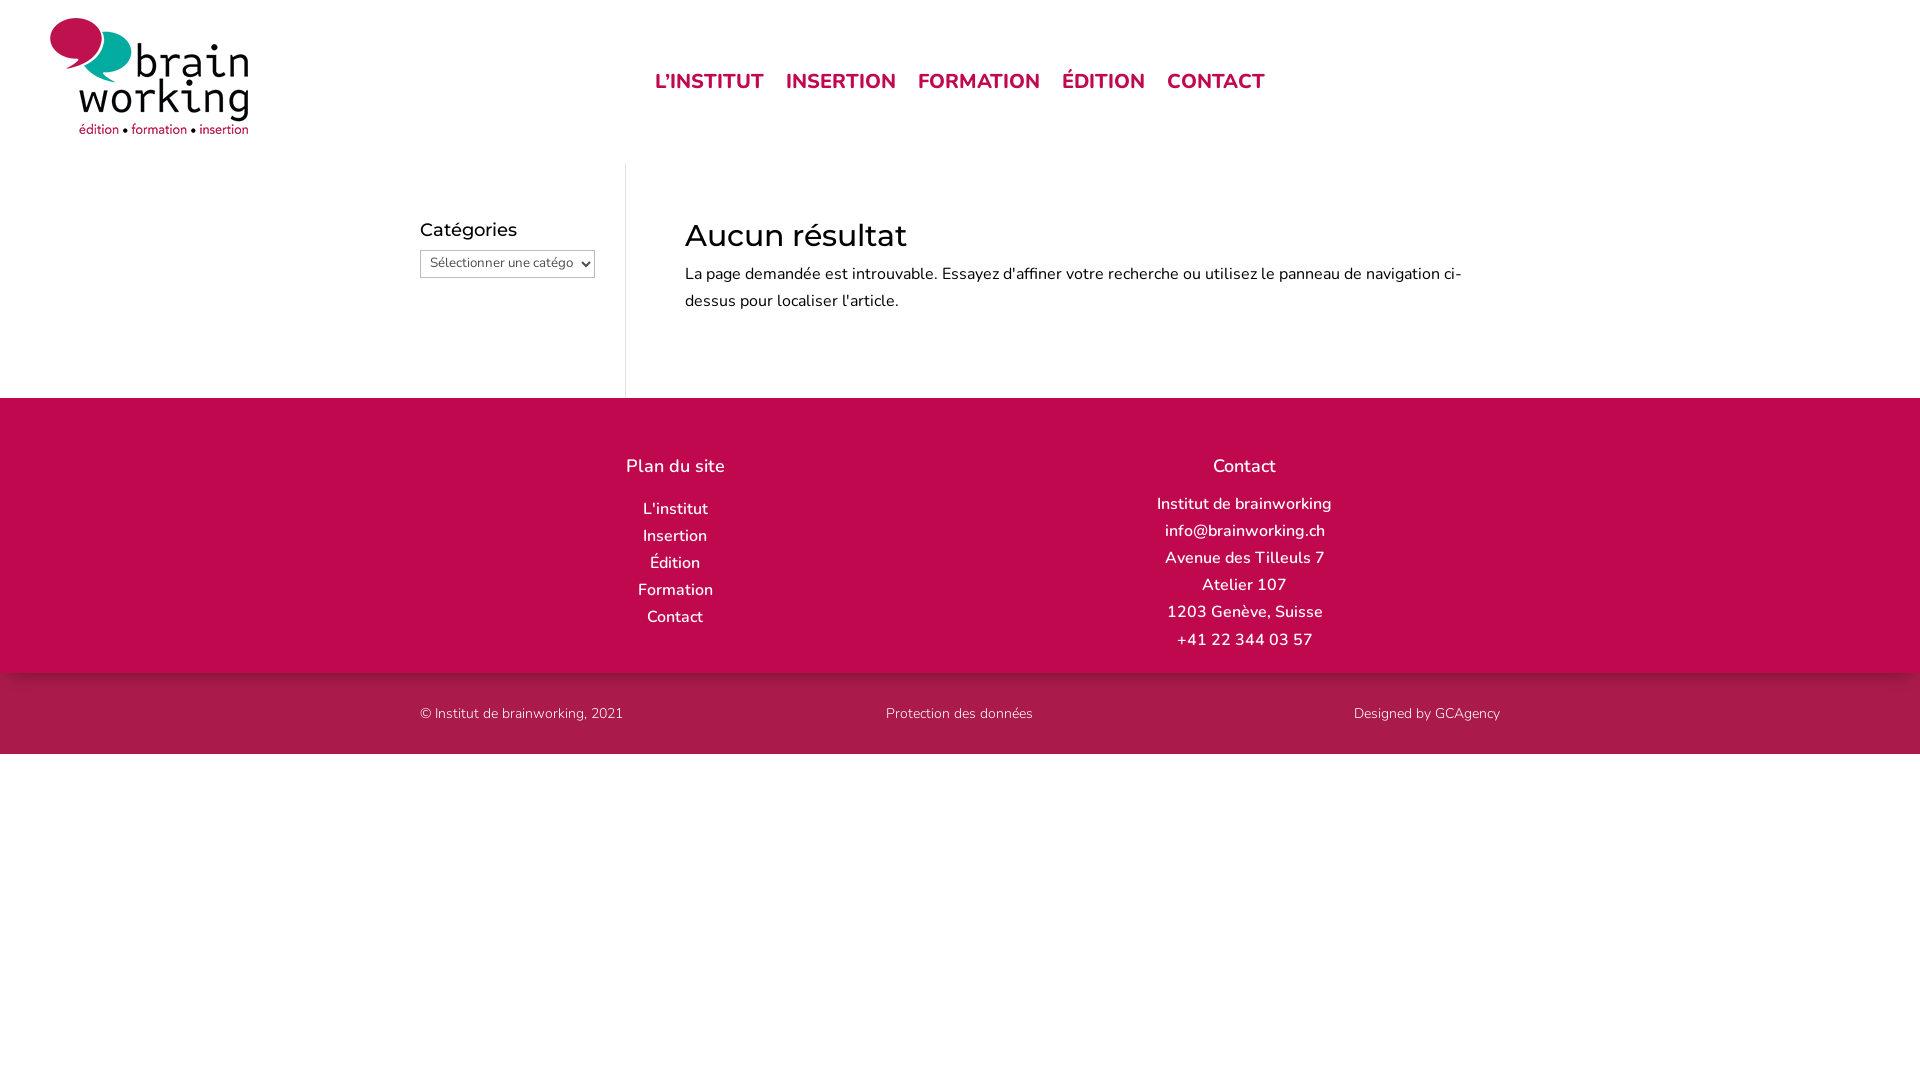  I want to click on 'Formation', so click(675, 589).